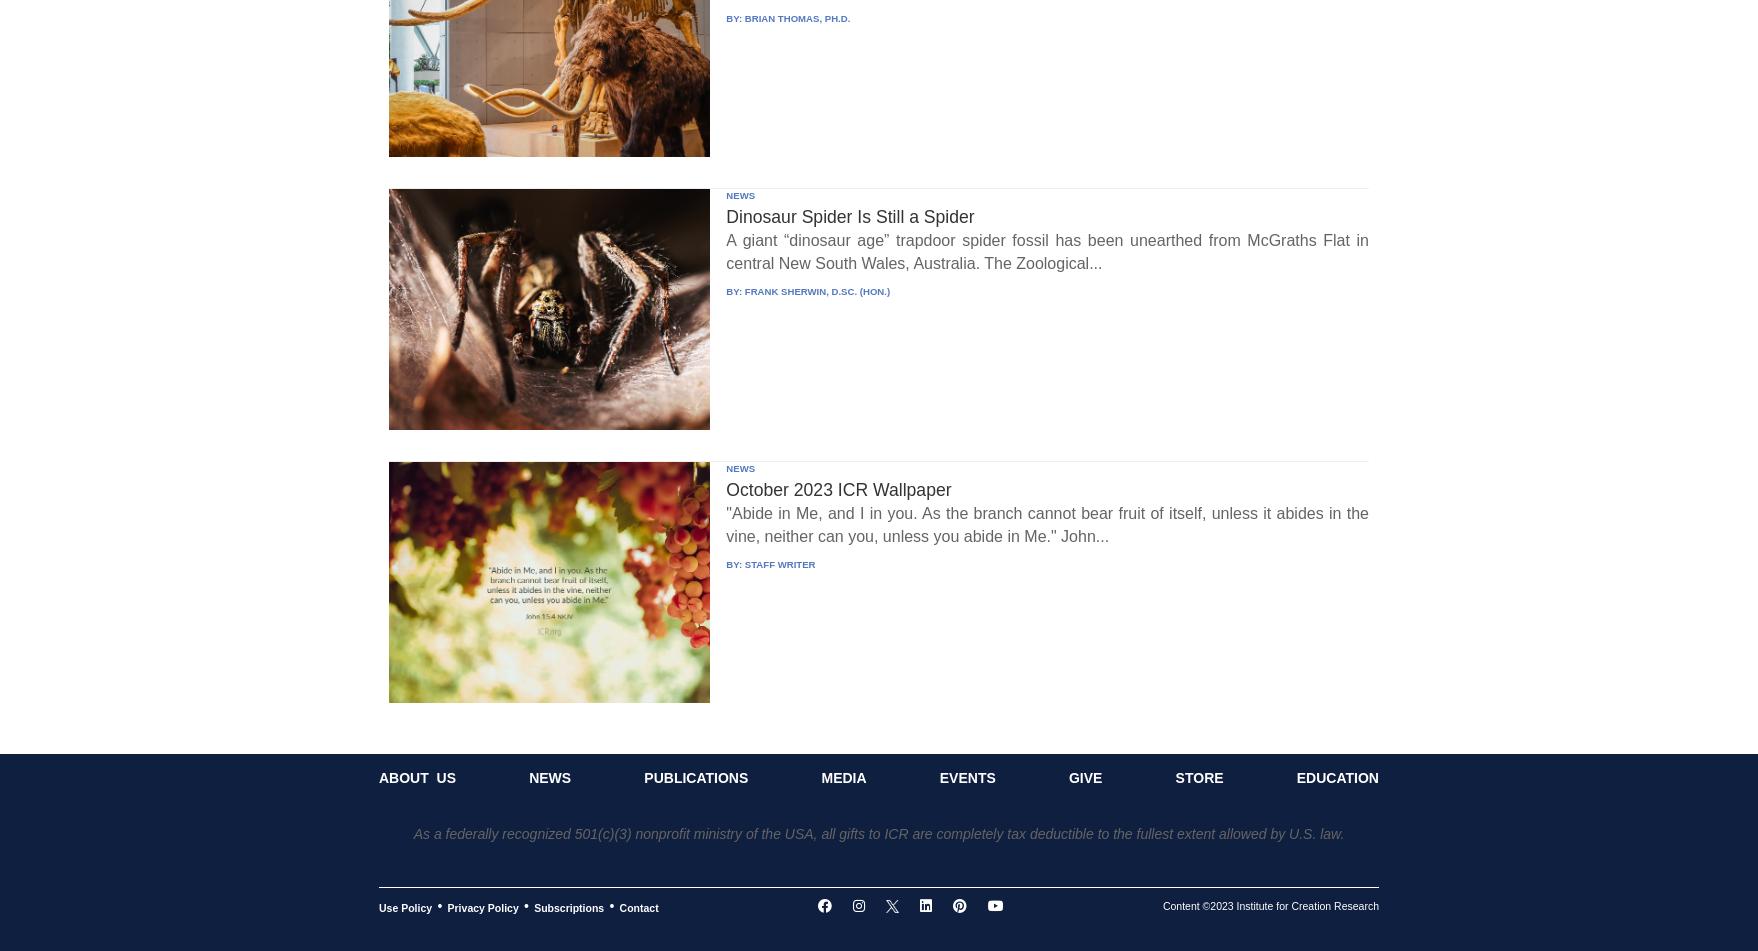 This screenshot has width=1758, height=951. What do you see at coordinates (549, 777) in the screenshot?
I see `'News'` at bounding box center [549, 777].